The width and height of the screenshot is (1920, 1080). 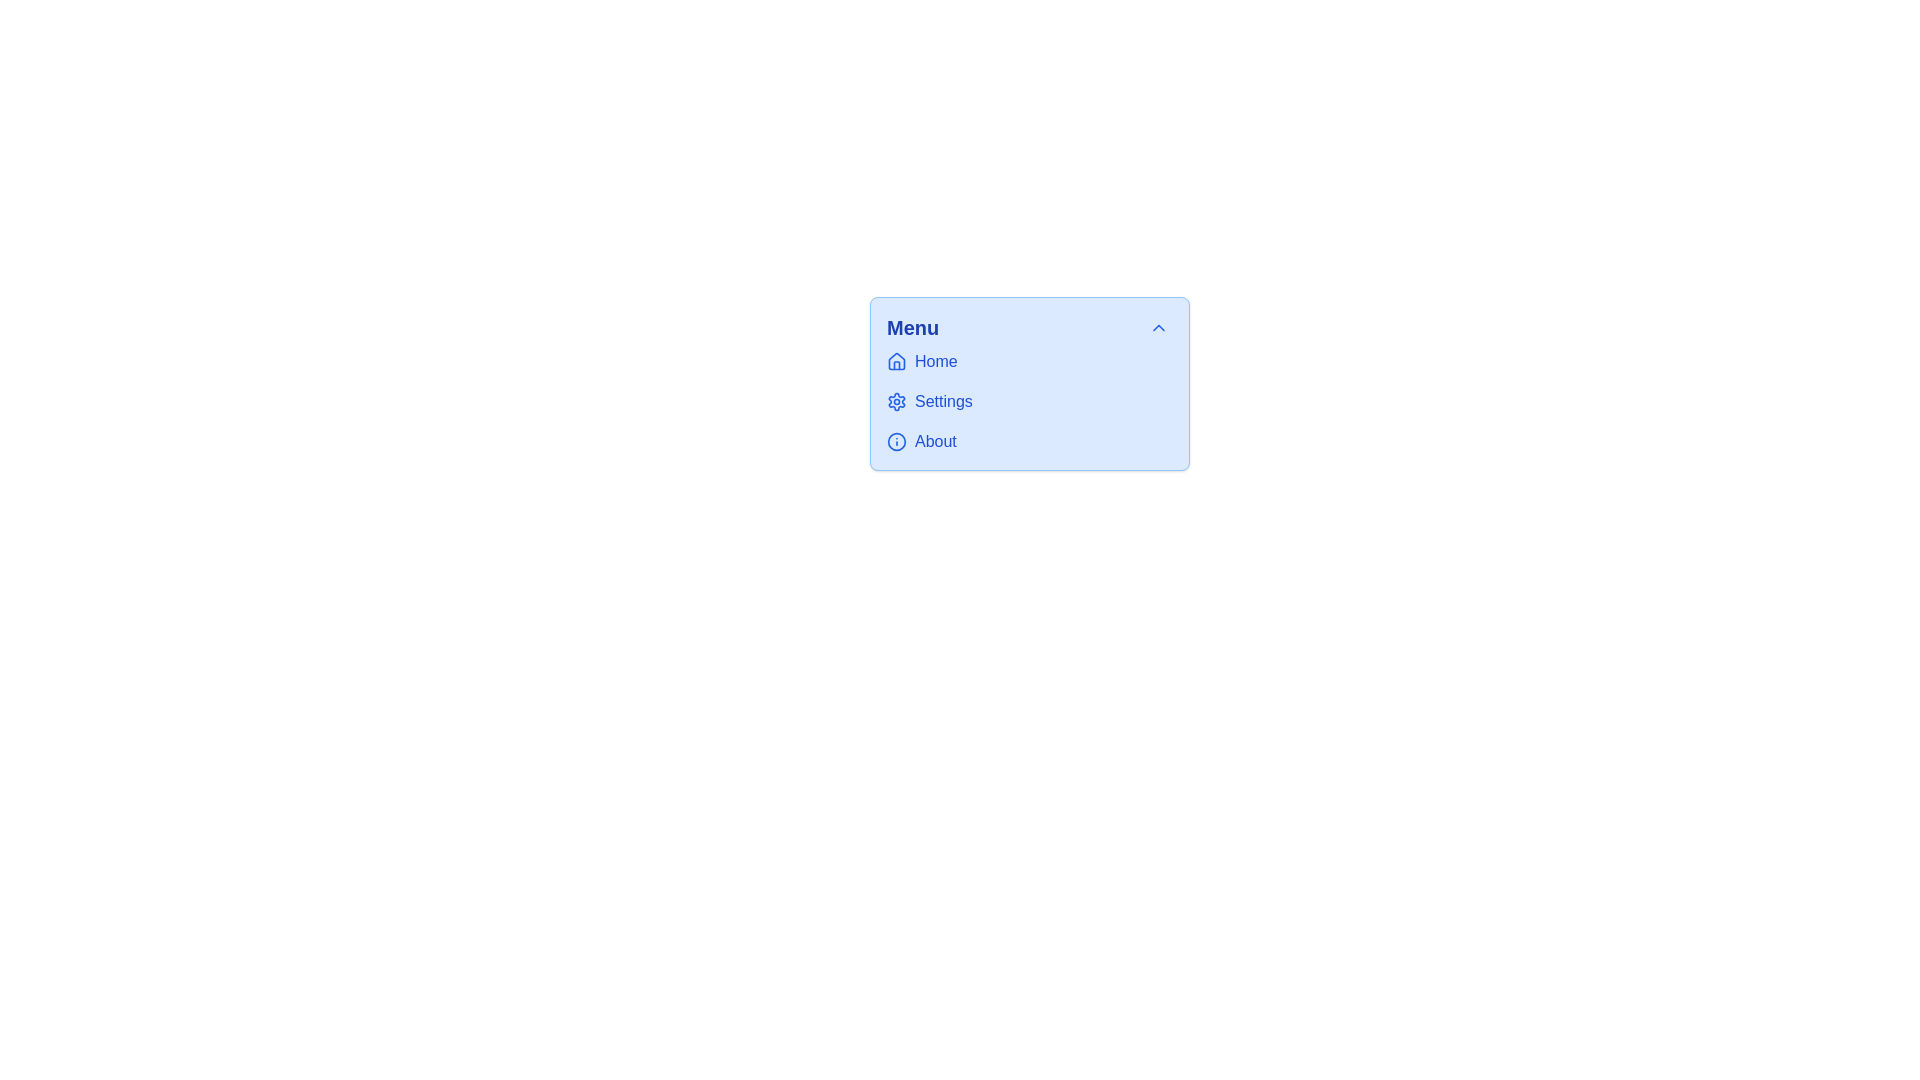 What do you see at coordinates (935, 362) in the screenshot?
I see `the 'Home' text label, which is a medium-weight blue font on a light blue background, located in the first option of the vertical menu under 'Menu', directly right of the house-shaped icon` at bounding box center [935, 362].